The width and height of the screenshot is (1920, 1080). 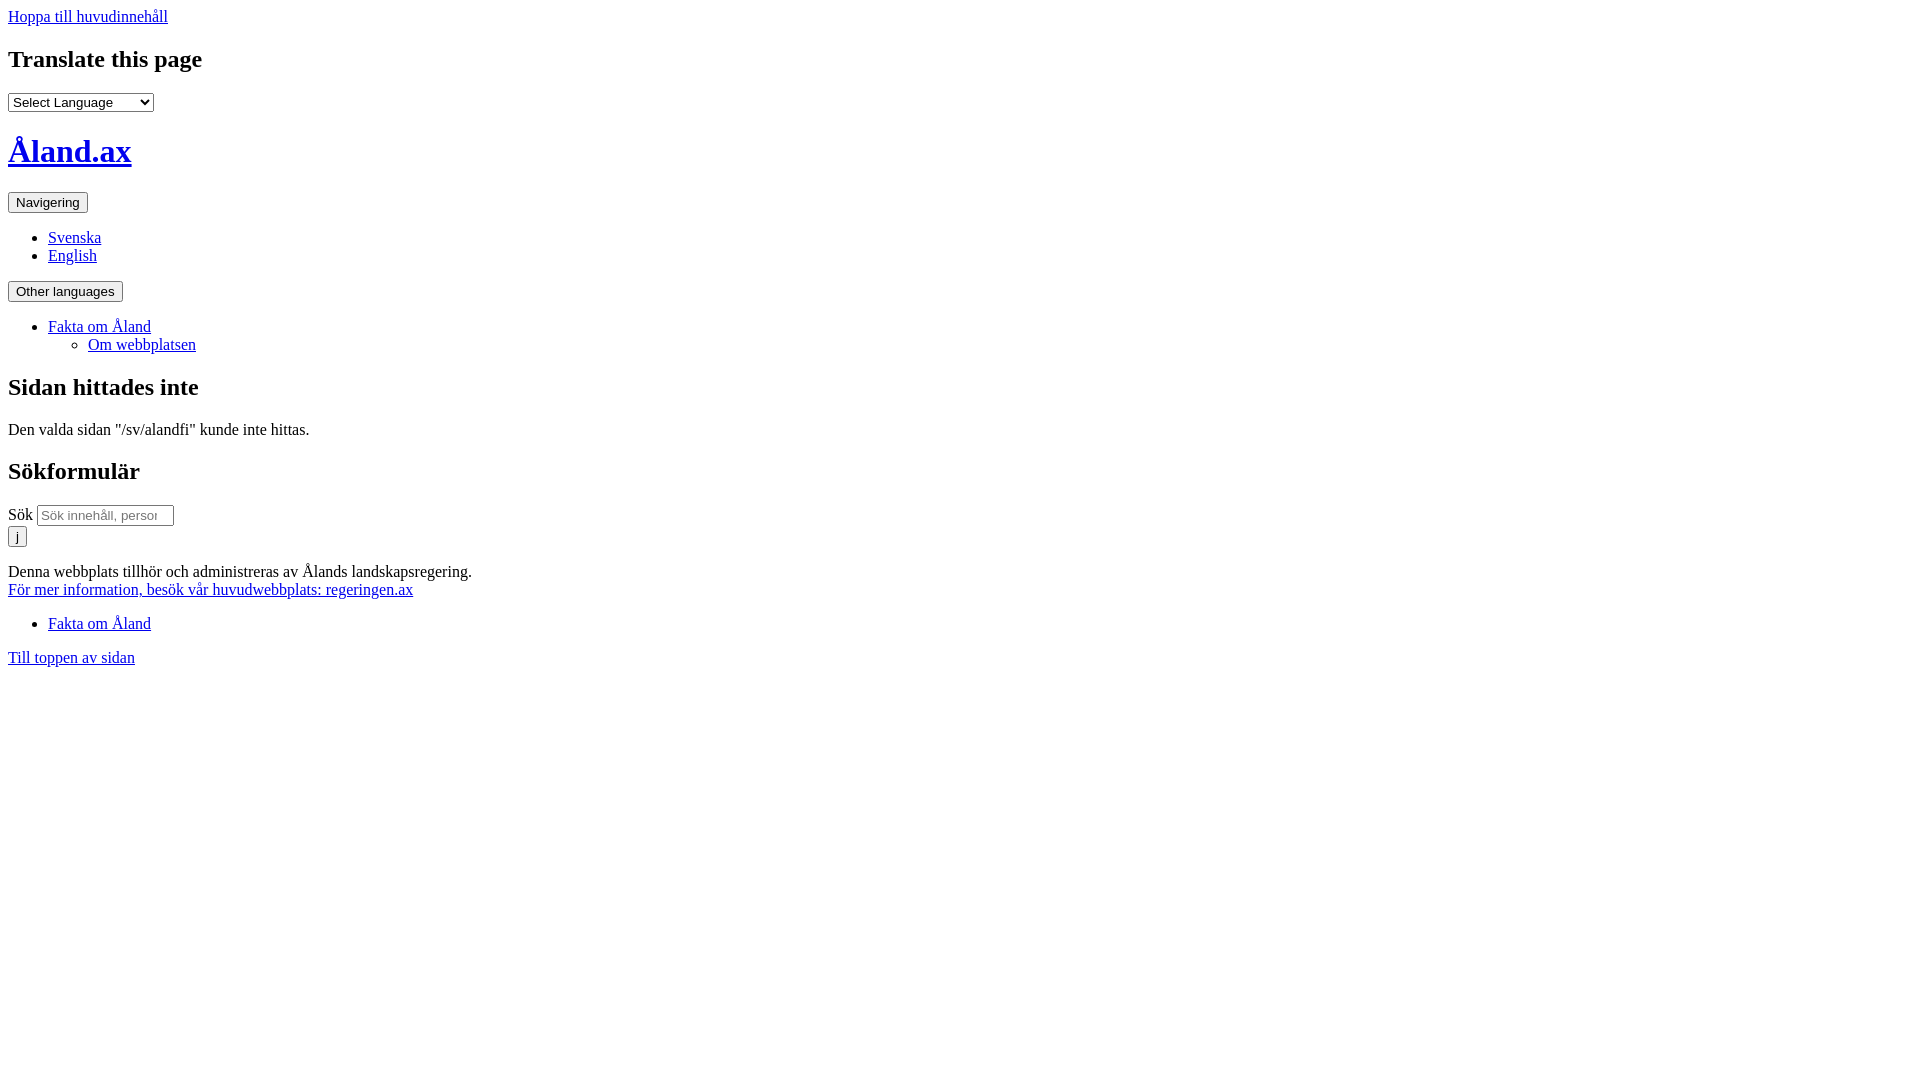 I want to click on 'English', so click(x=48, y=254).